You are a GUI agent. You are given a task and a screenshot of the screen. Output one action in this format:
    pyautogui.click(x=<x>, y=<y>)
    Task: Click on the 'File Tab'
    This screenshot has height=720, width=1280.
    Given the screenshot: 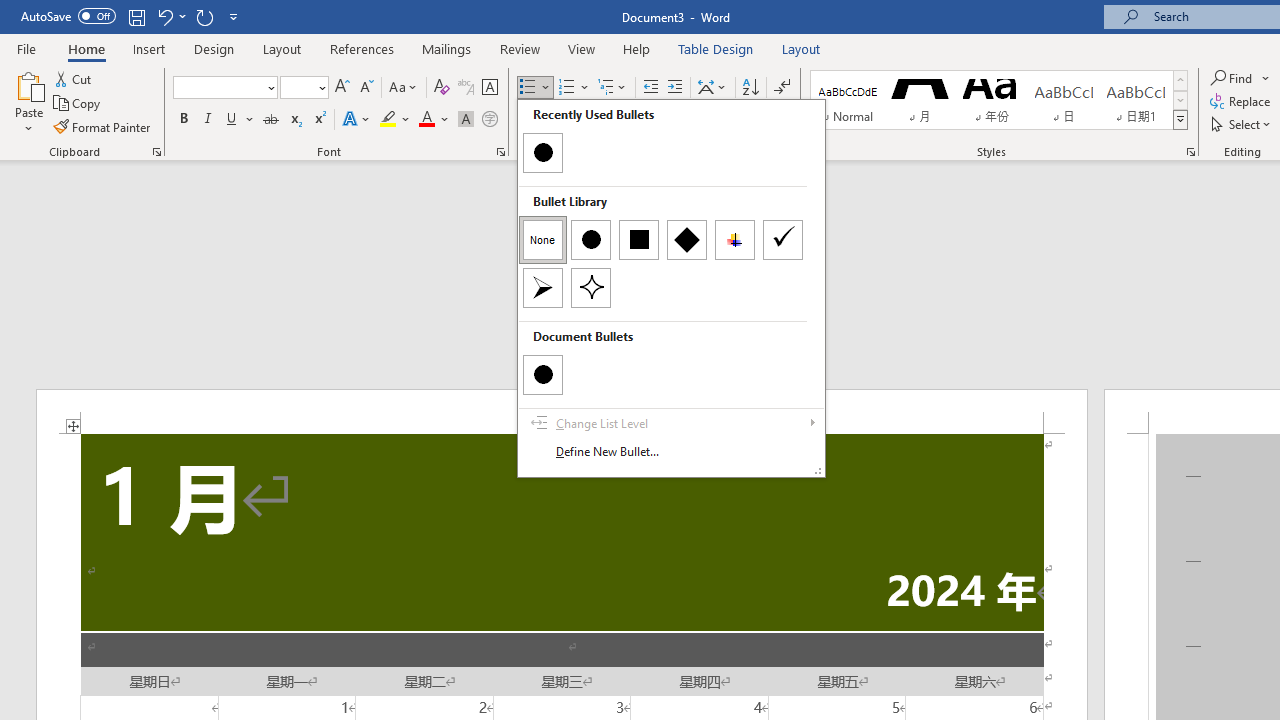 What is the action you would take?
    pyautogui.click(x=26, y=47)
    